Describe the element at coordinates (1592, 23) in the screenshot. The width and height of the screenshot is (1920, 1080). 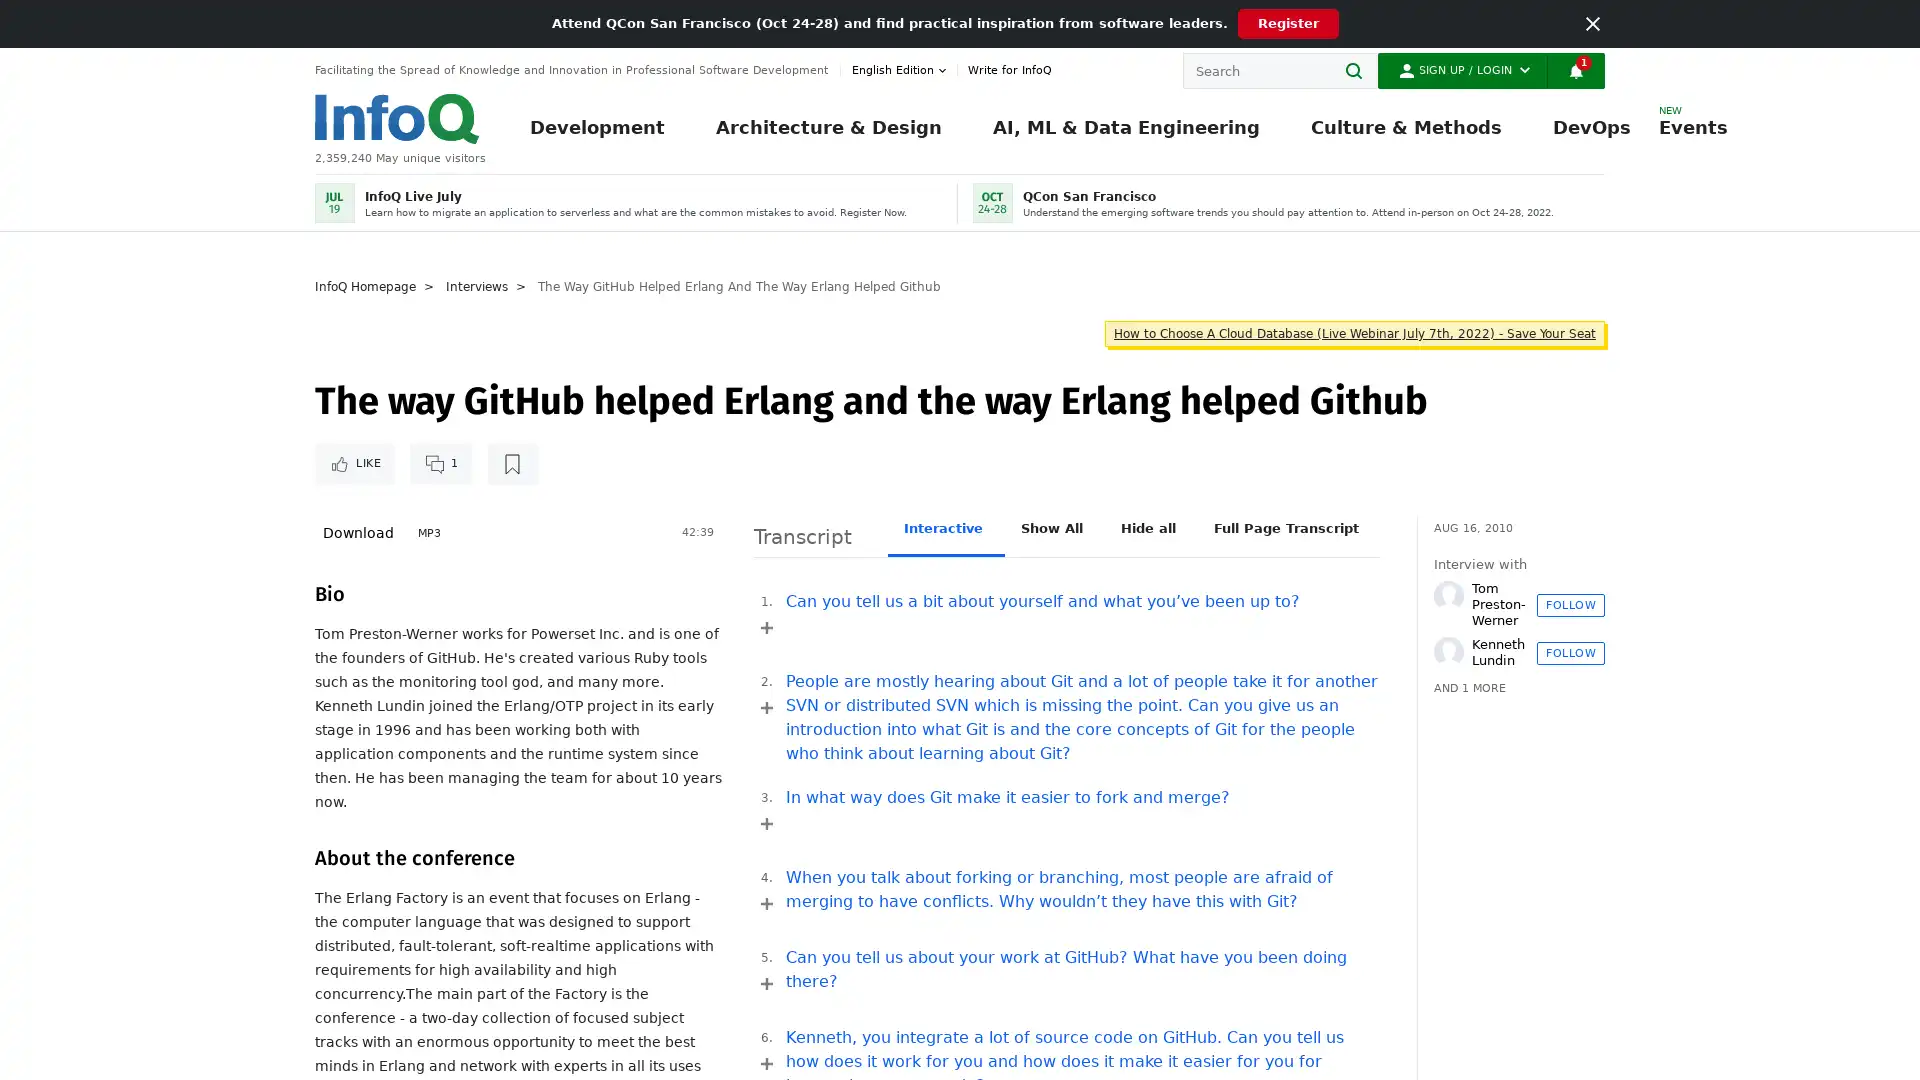
I see `Close` at that location.